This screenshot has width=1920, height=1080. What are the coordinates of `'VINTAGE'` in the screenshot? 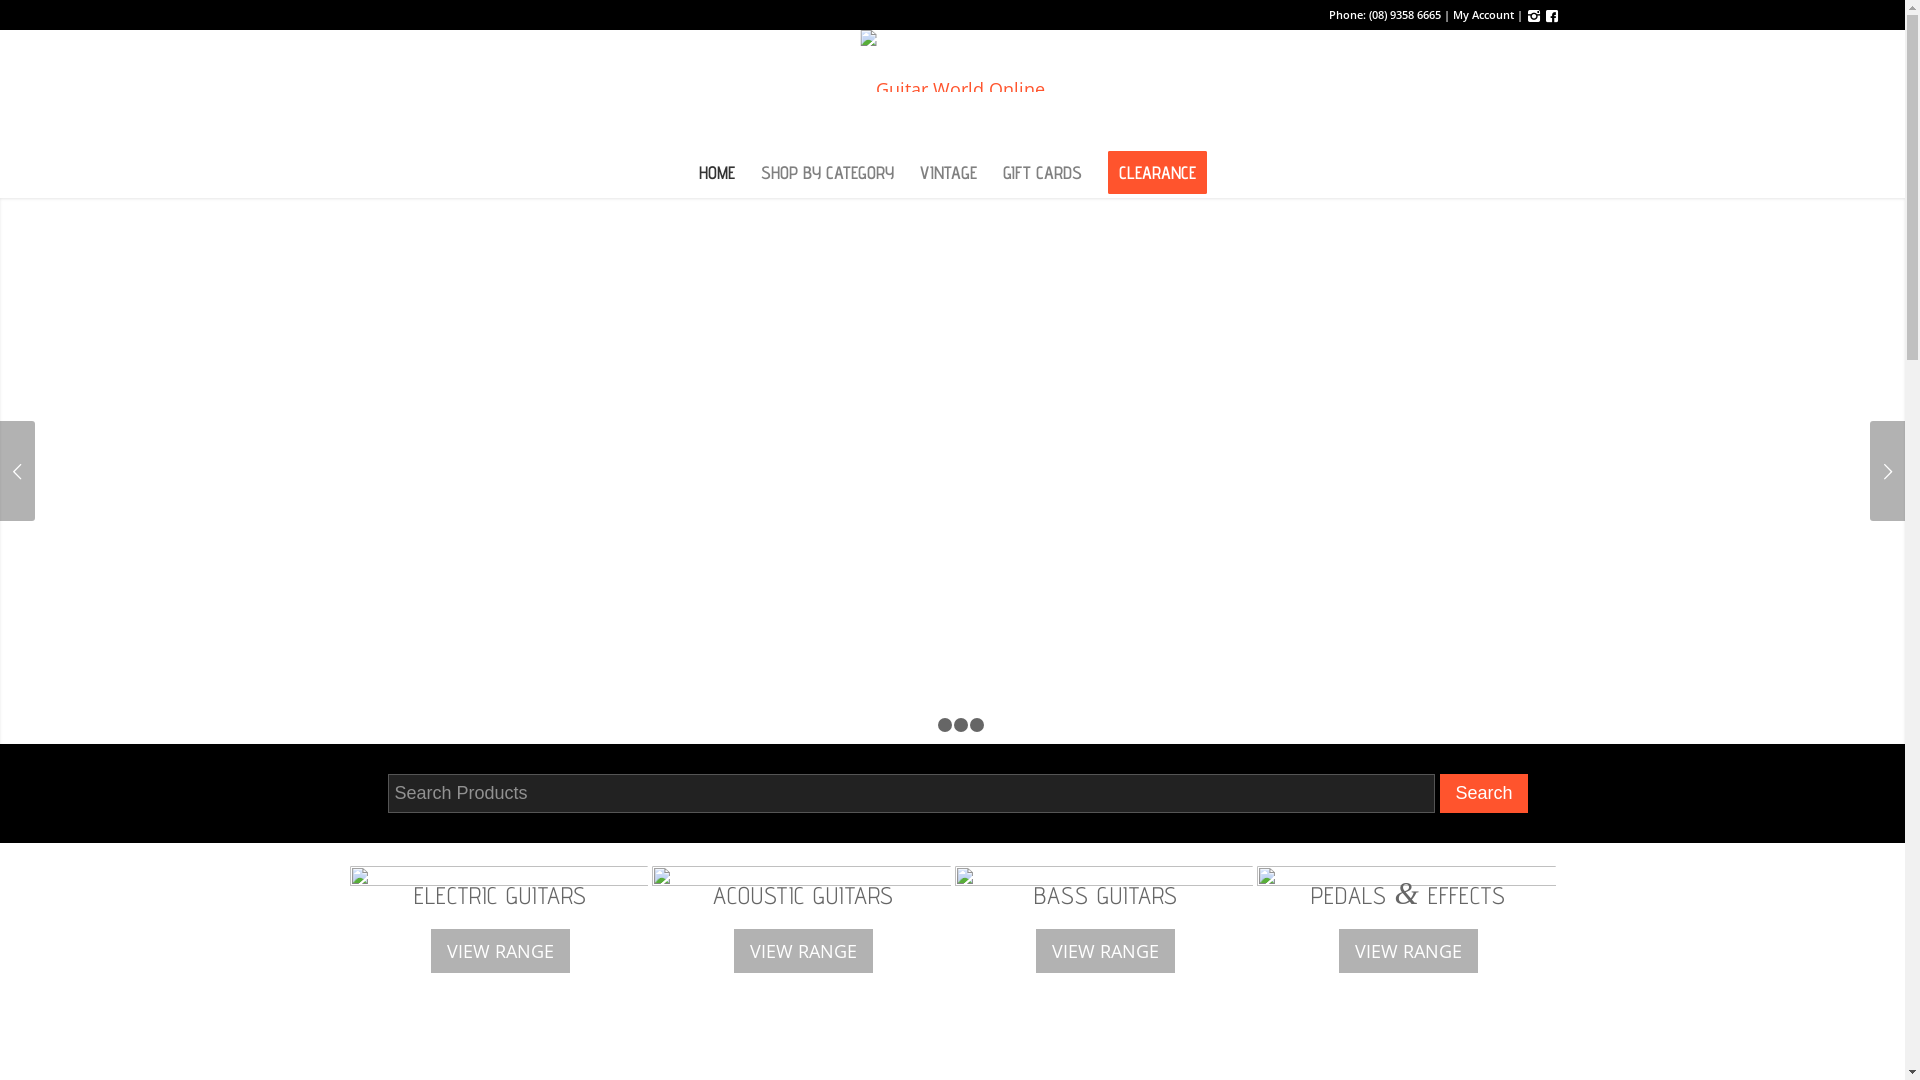 It's located at (905, 172).